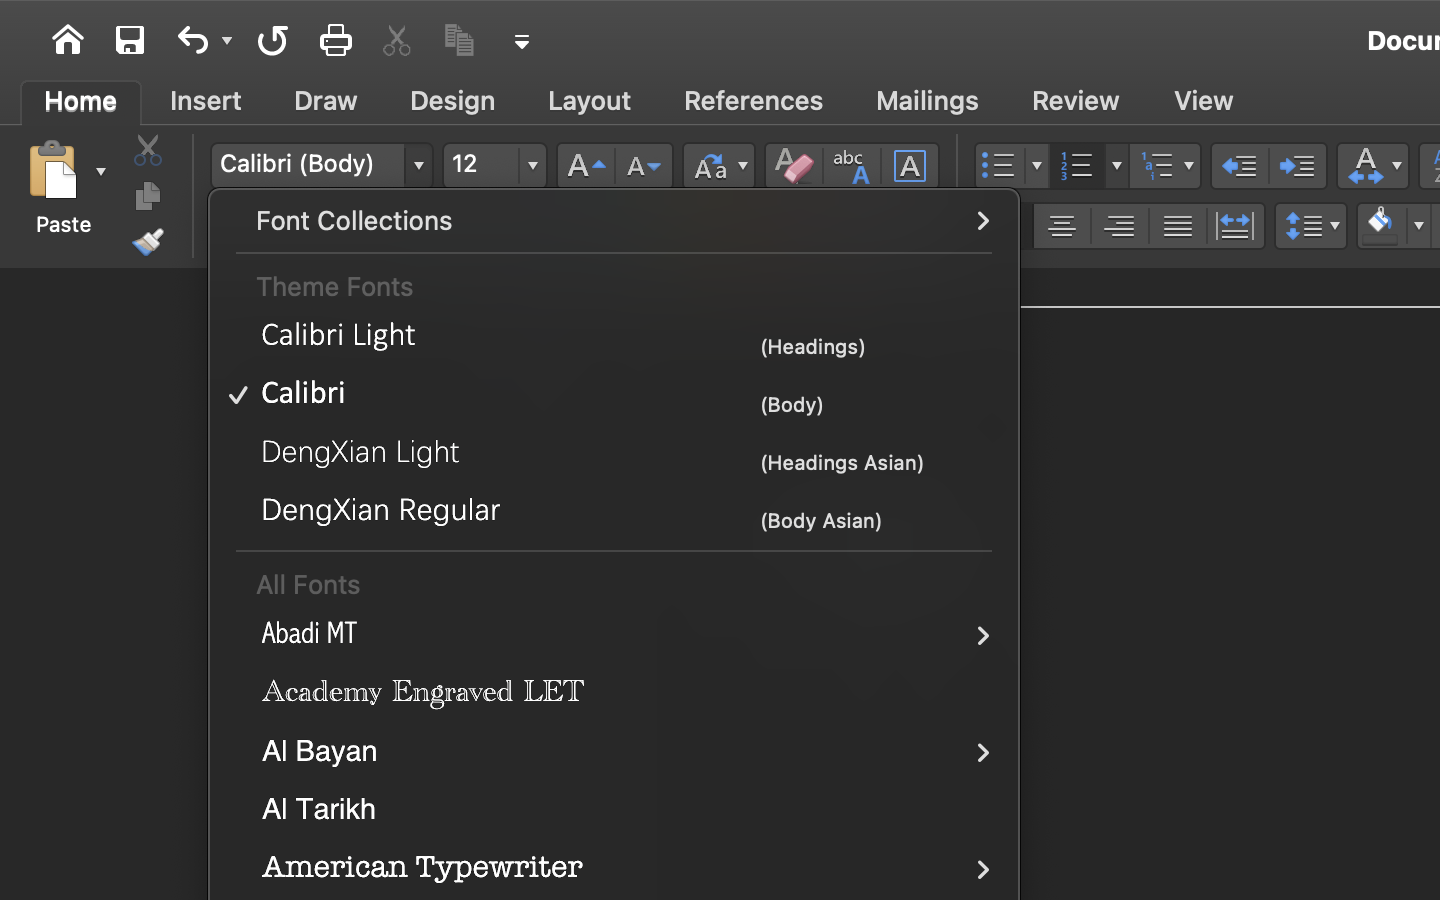 This screenshot has height=900, width=1440. Describe the element at coordinates (321, 165) in the screenshot. I see `'Calibri (Body)'` at that location.